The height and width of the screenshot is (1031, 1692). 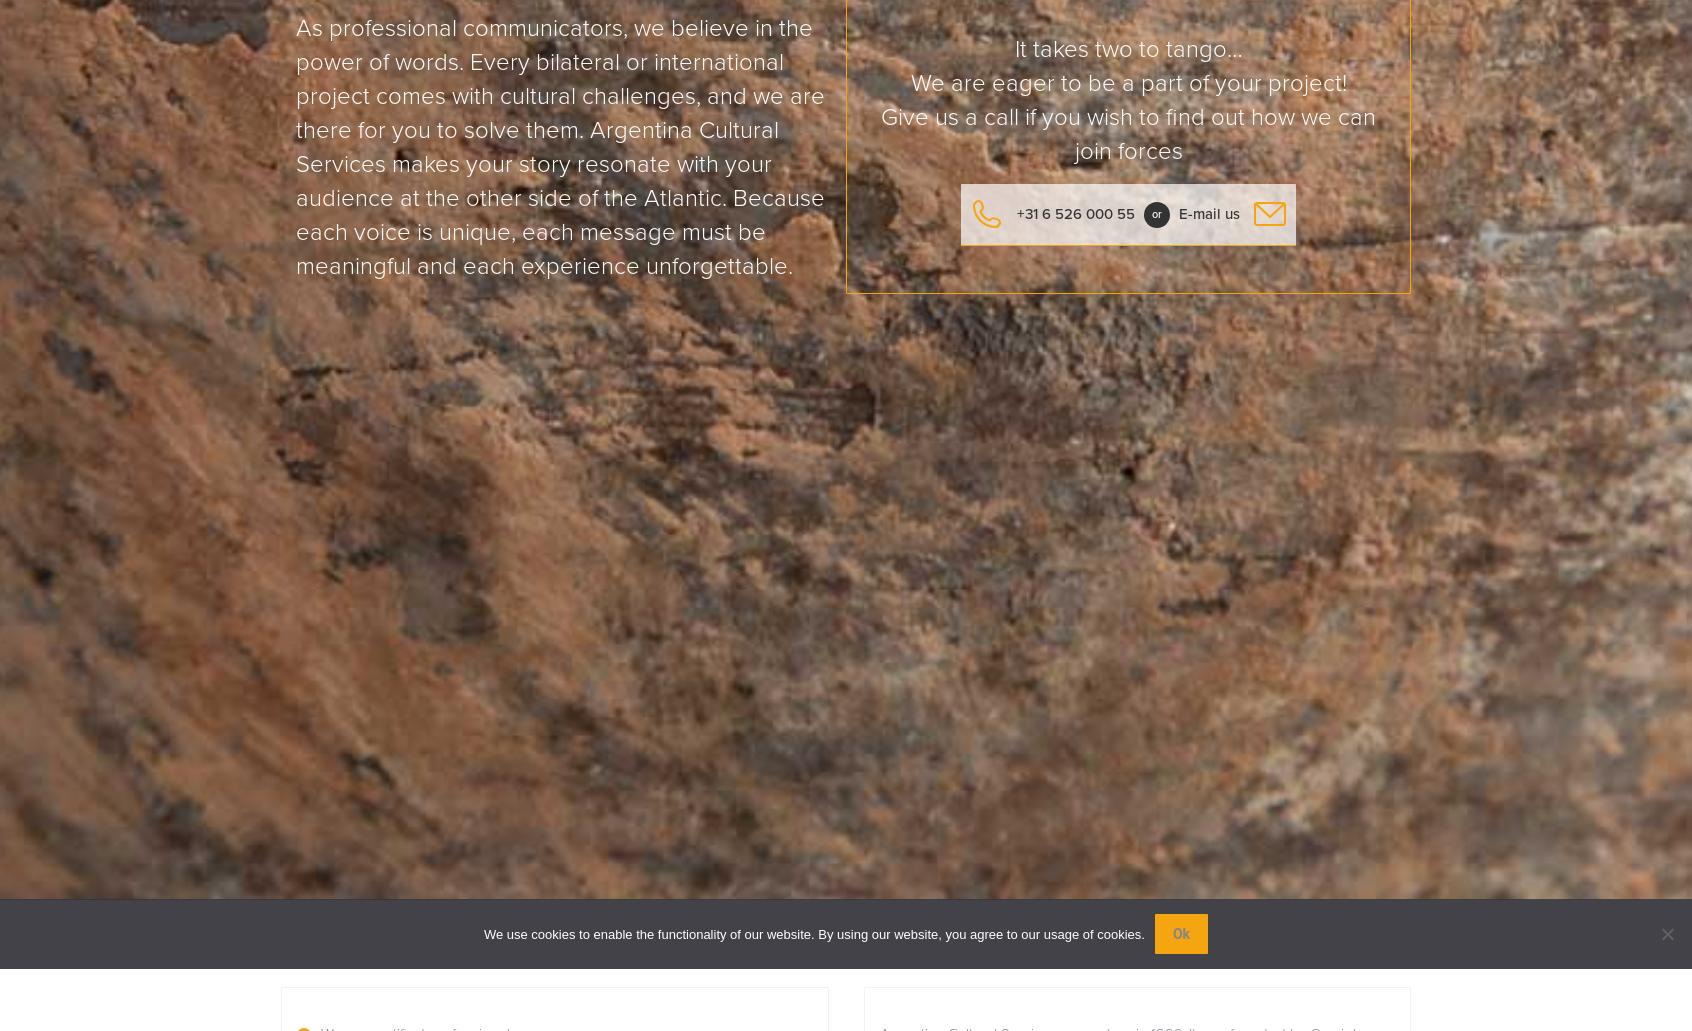 I want to click on 'realisatie:', so click(x=1202, y=938).